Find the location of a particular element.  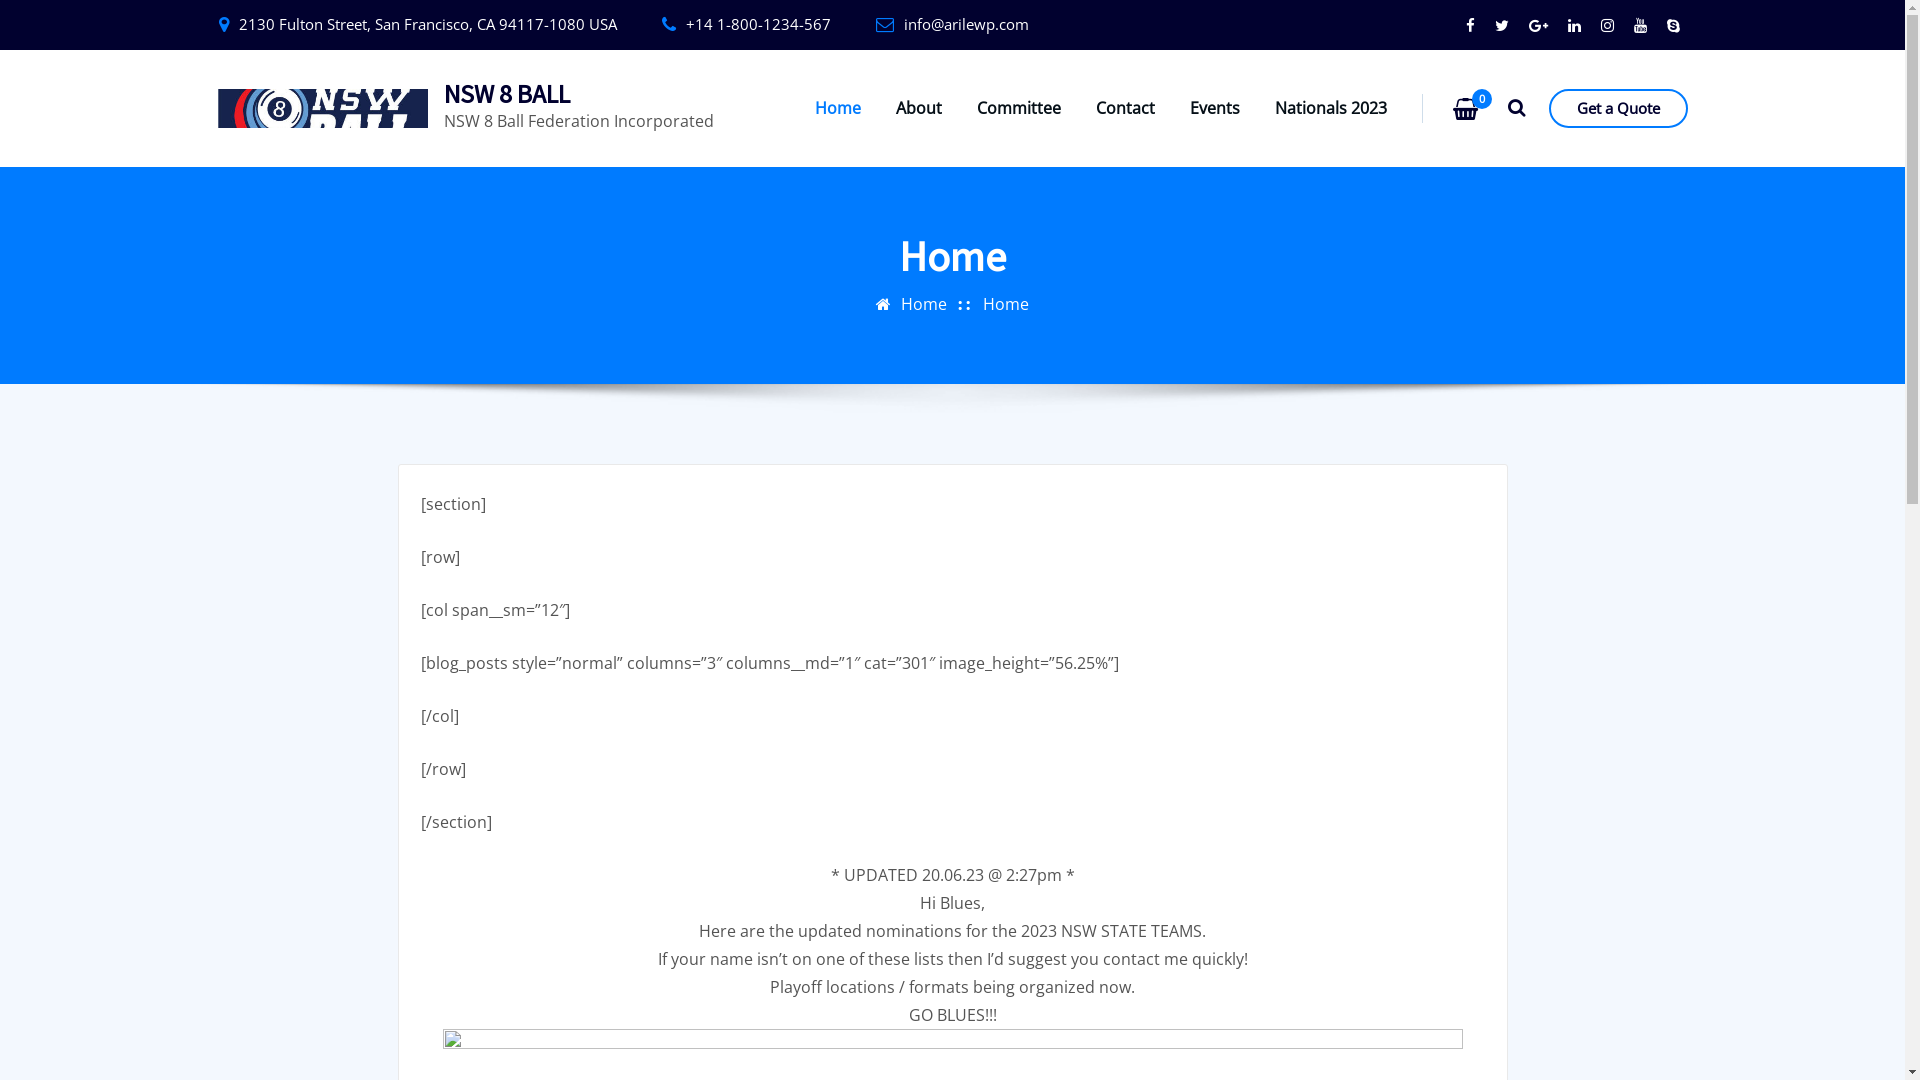

'info@arilewp.com' is located at coordinates (966, 23).